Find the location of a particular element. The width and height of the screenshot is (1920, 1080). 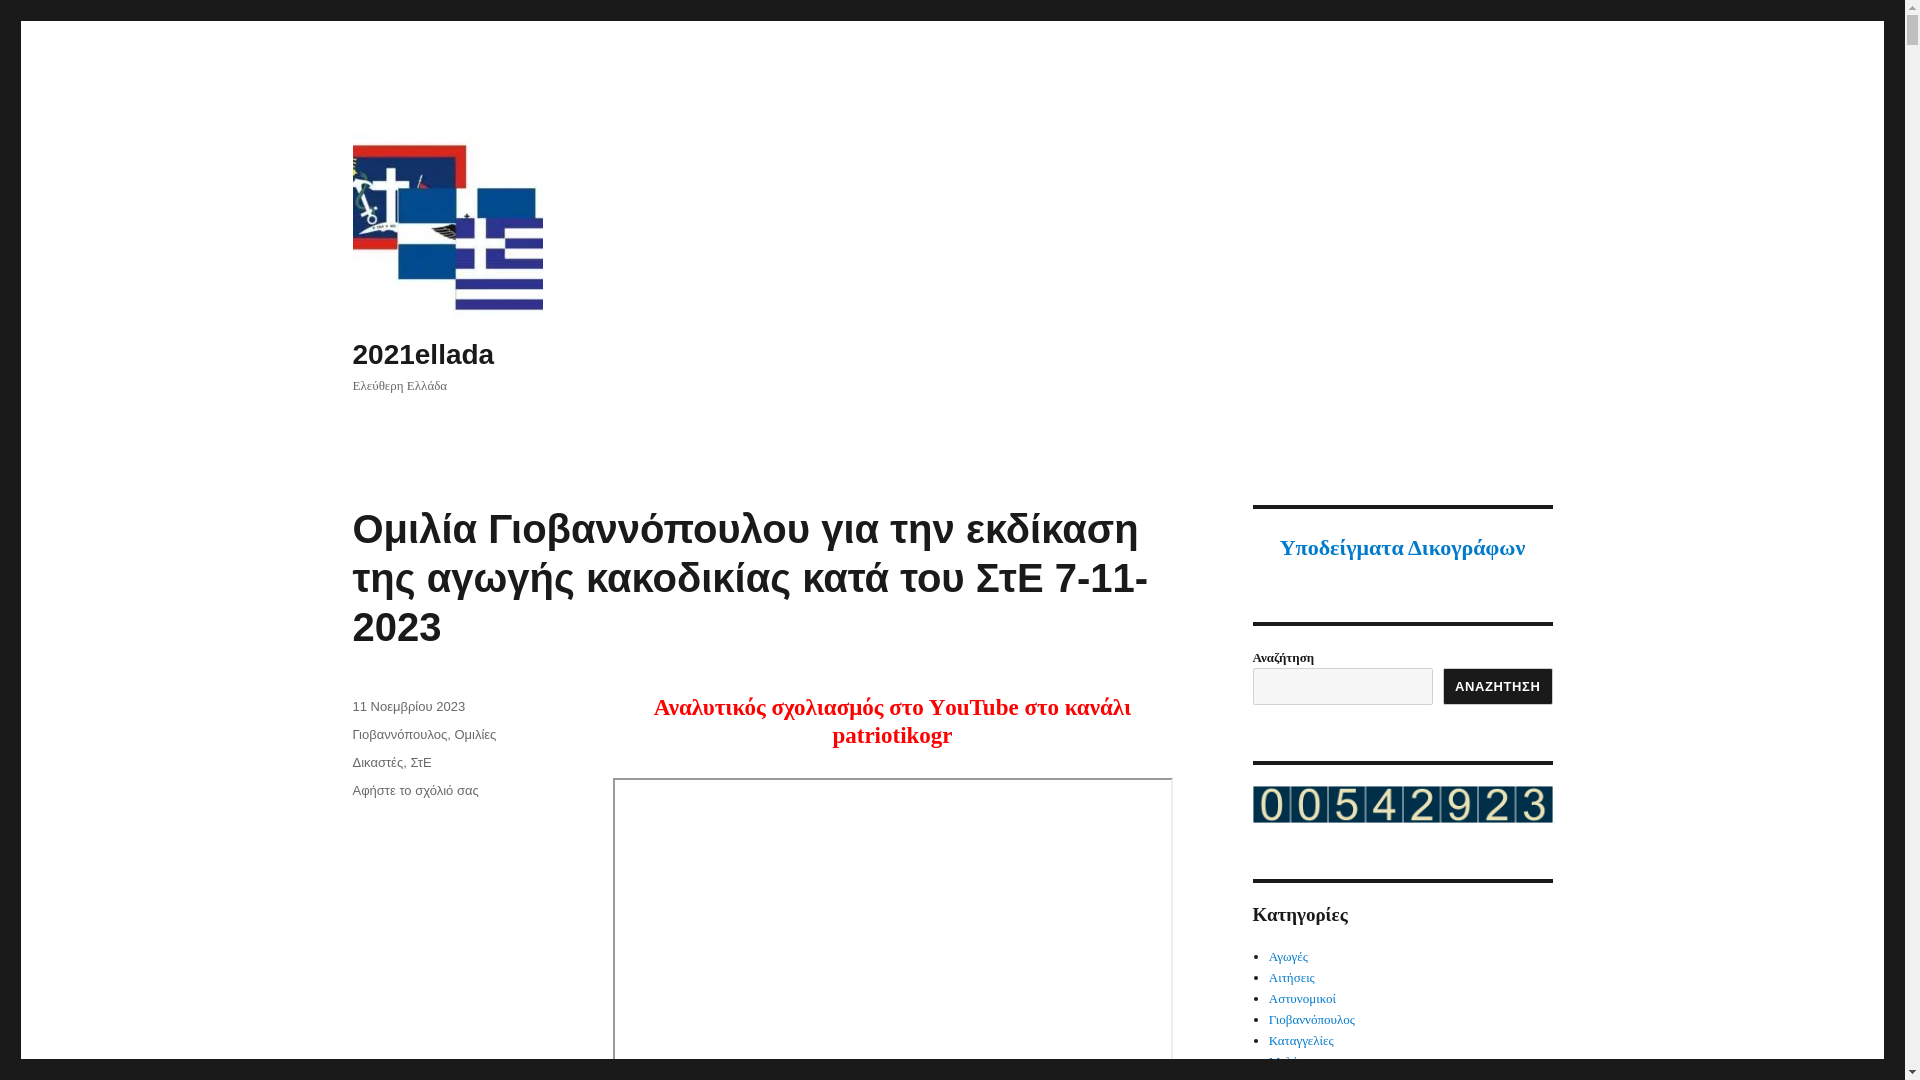

'2021ellada' is located at coordinates (351, 353).